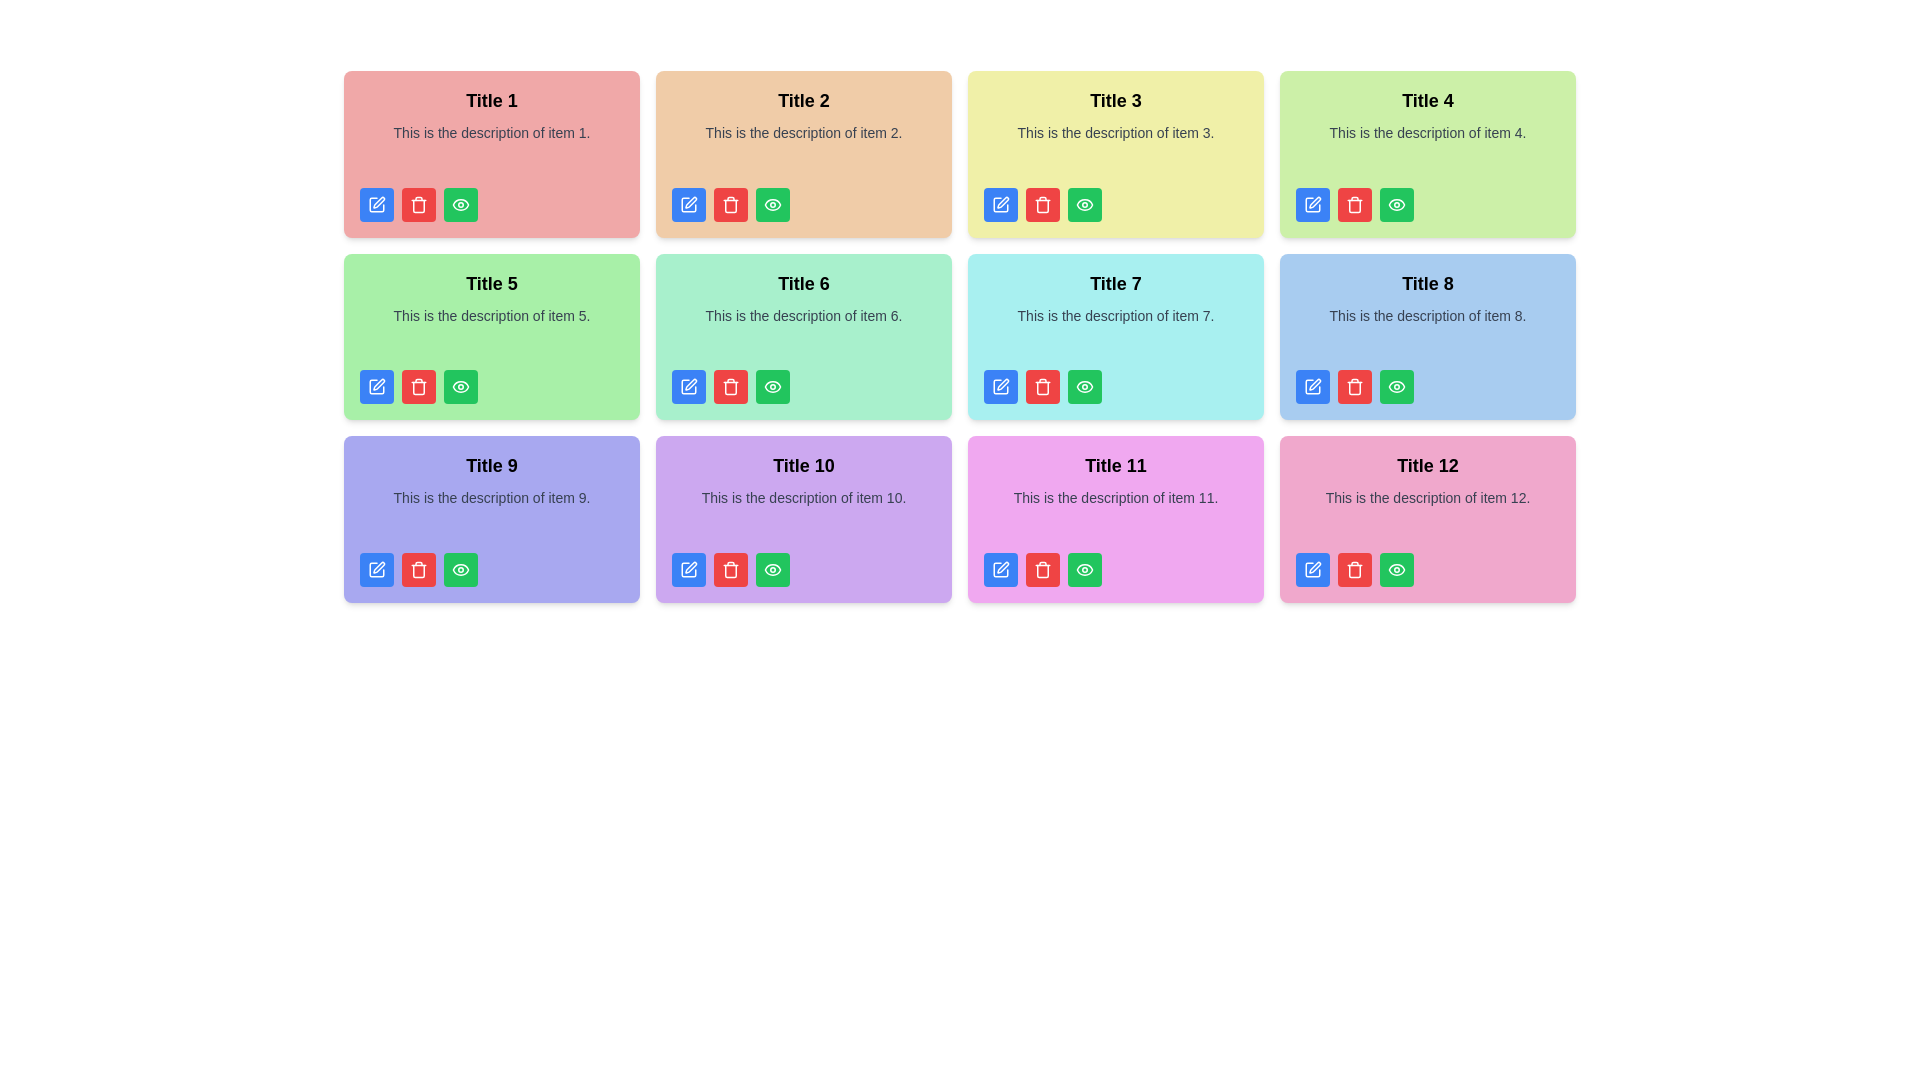 The height and width of the screenshot is (1080, 1920). I want to click on the static text block displaying 'This is the description of item 4.' located within the green card labeled 'Title 4' in the top-right section of the interface, so click(1427, 148).